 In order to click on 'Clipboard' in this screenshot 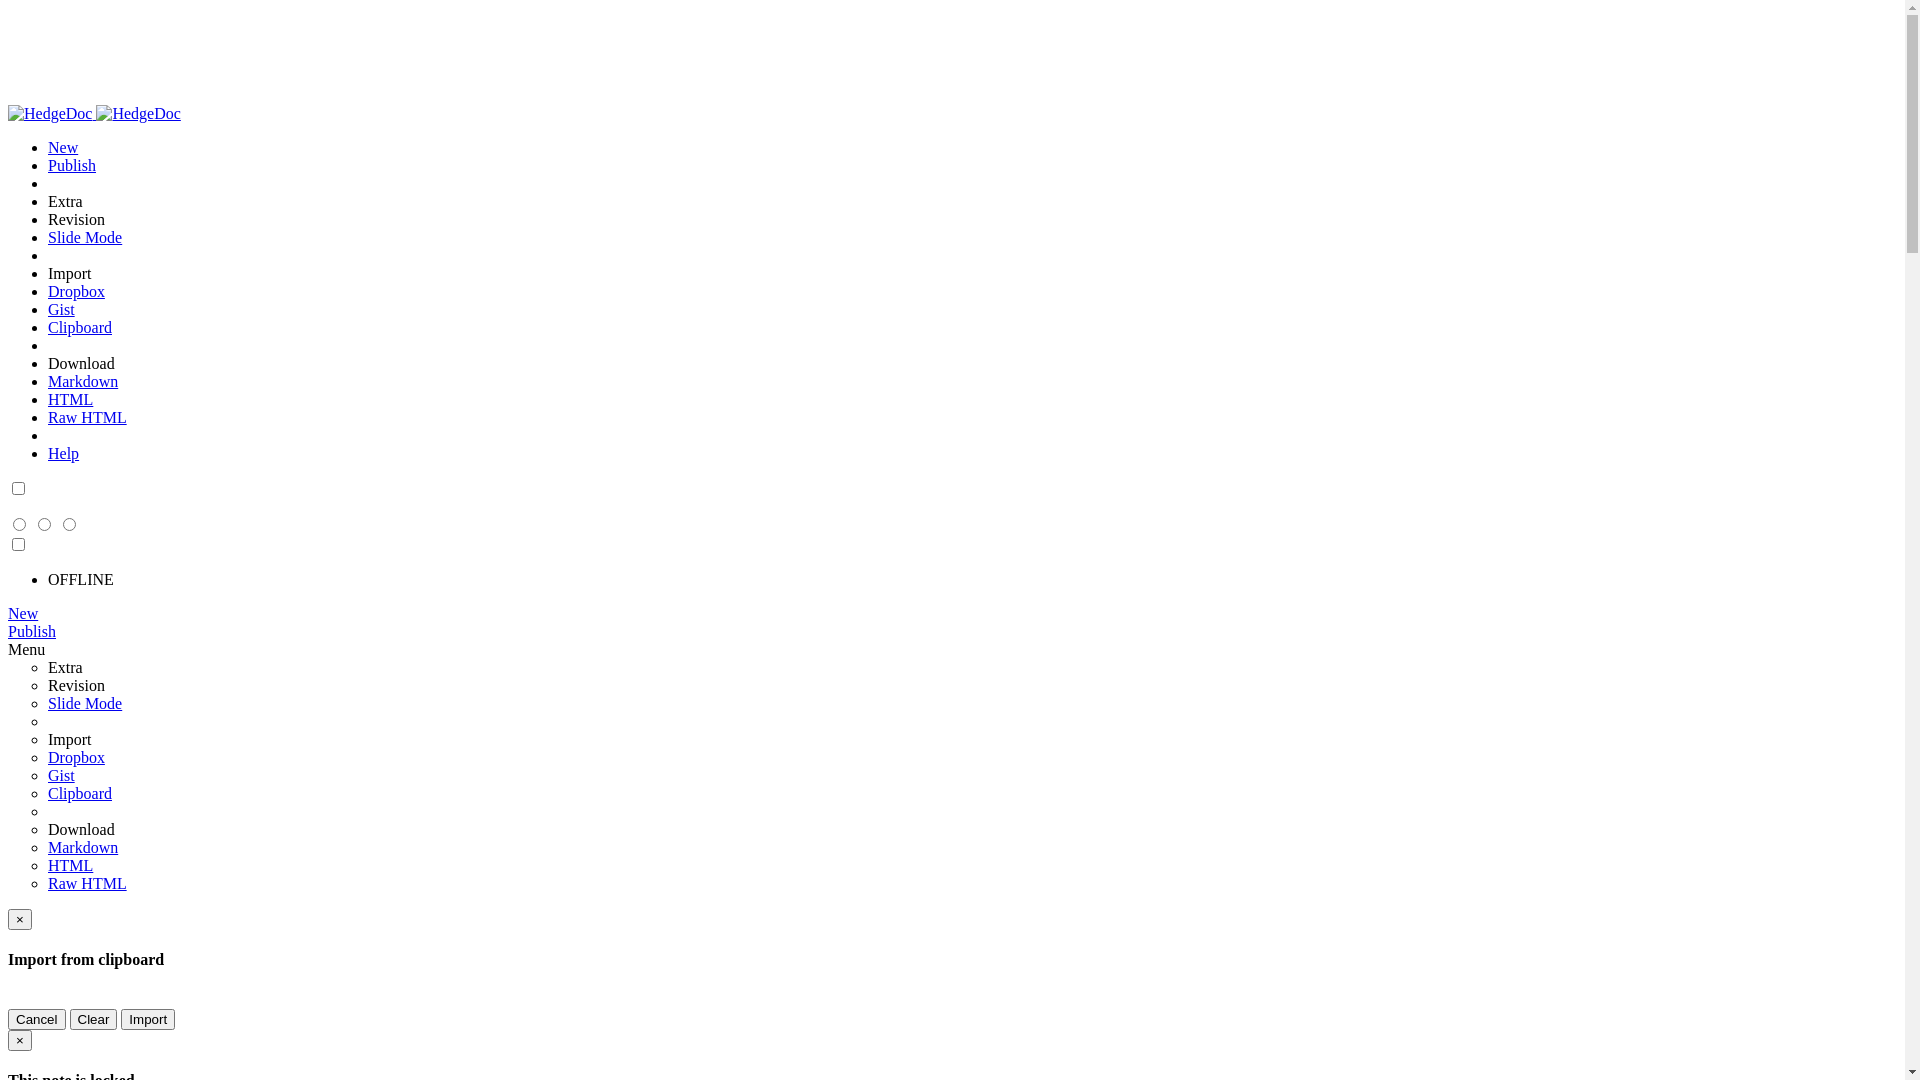, I will do `click(80, 326)`.